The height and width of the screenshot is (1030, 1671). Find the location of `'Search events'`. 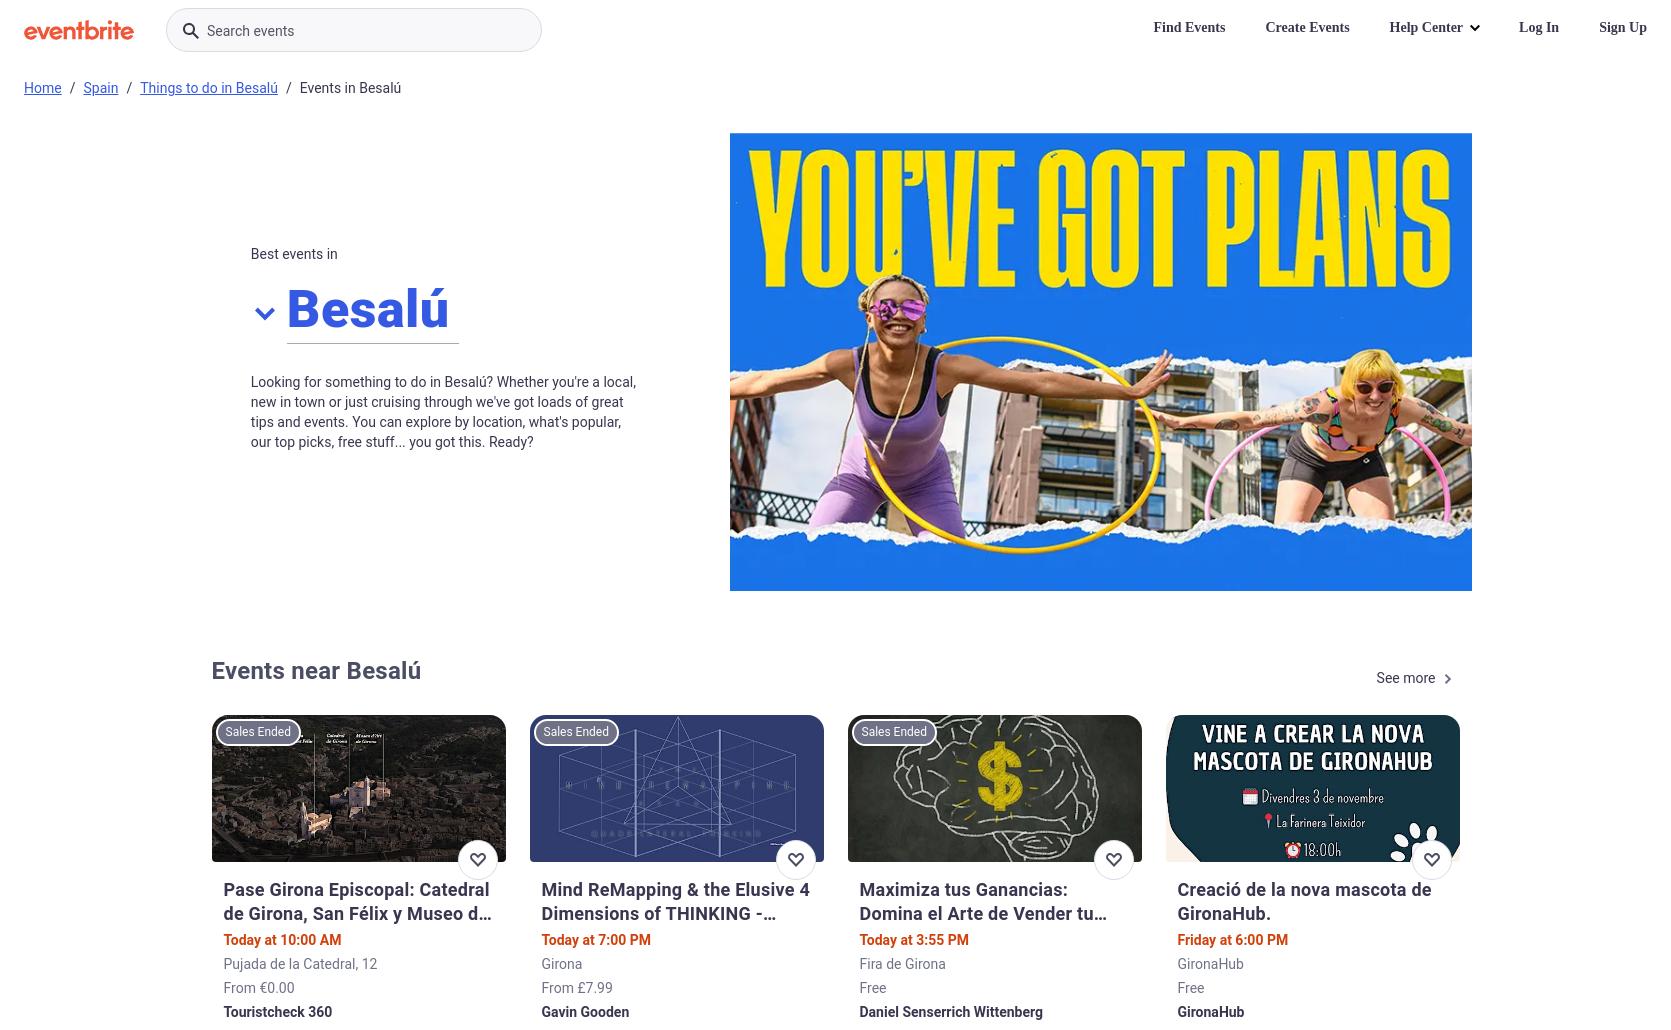

'Search events' is located at coordinates (250, 31).